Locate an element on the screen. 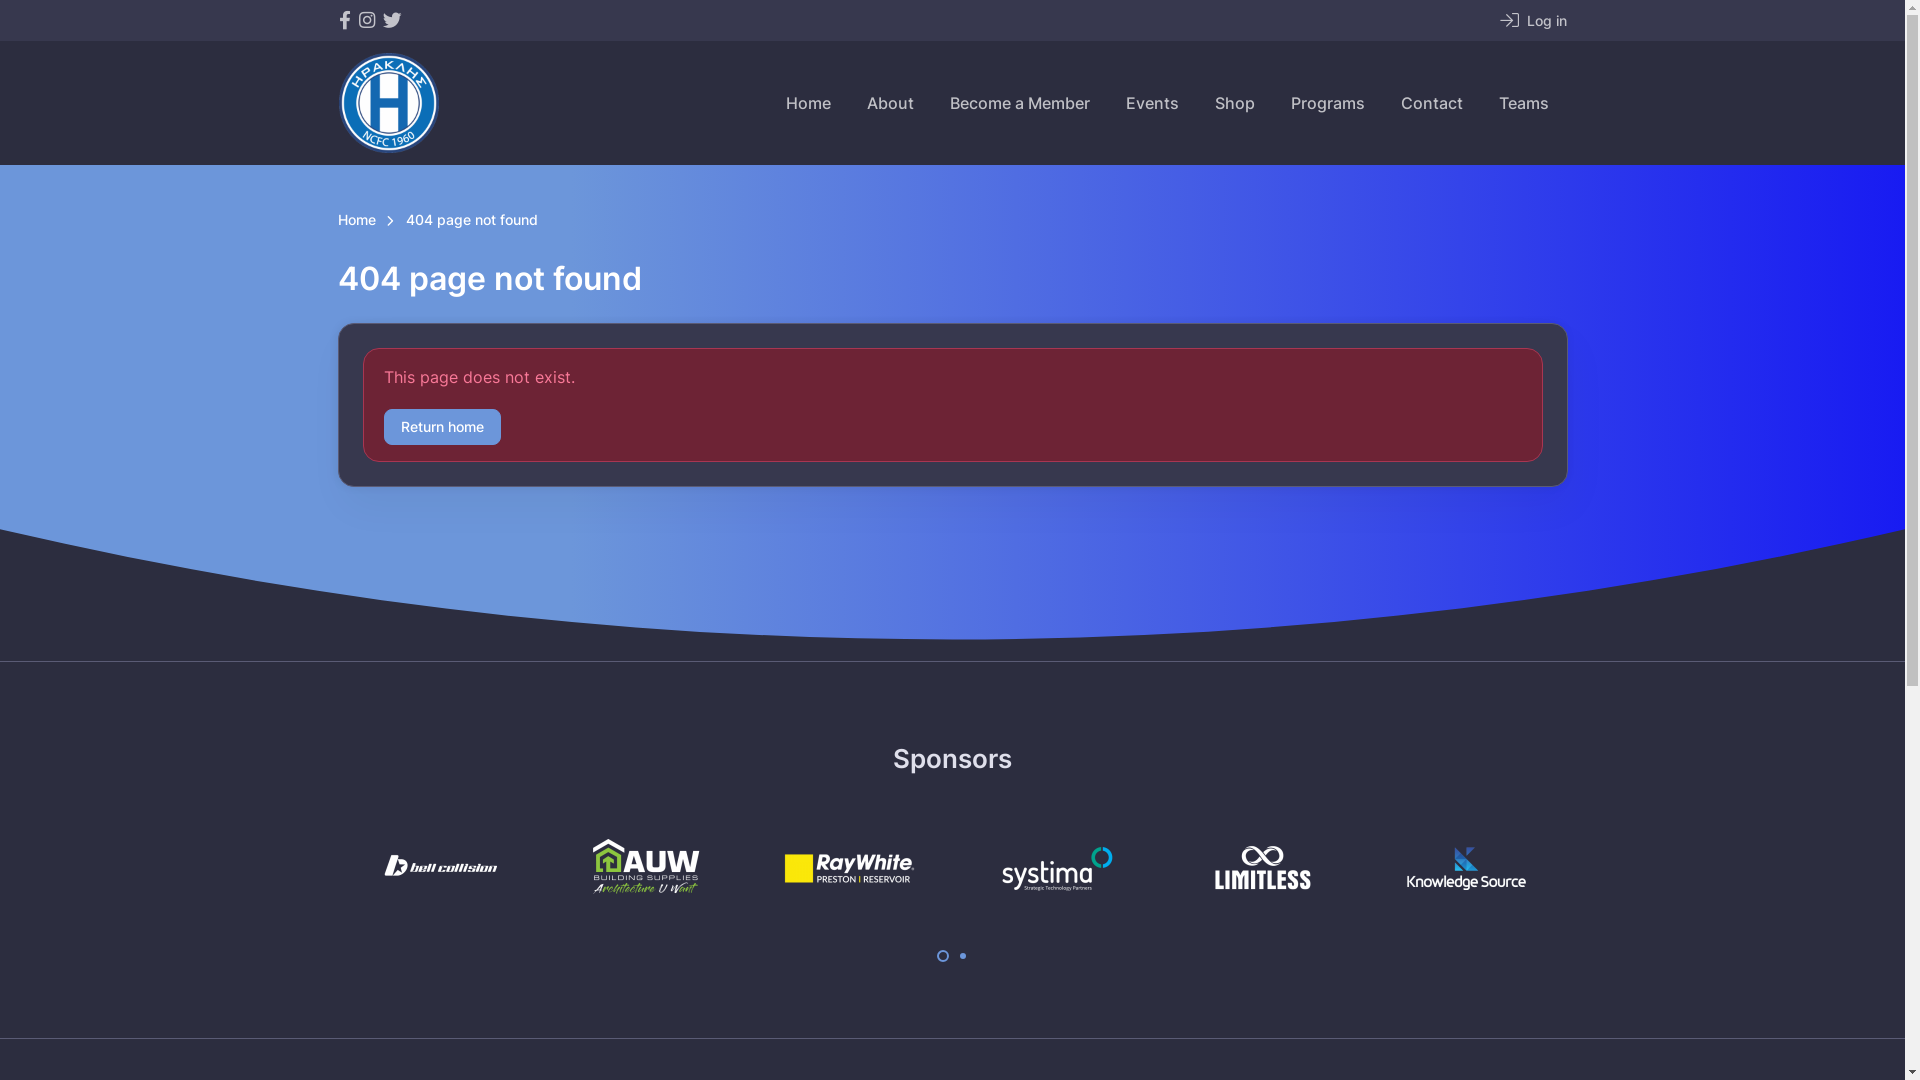  'Ray White' is located at coordinates (849, 867).